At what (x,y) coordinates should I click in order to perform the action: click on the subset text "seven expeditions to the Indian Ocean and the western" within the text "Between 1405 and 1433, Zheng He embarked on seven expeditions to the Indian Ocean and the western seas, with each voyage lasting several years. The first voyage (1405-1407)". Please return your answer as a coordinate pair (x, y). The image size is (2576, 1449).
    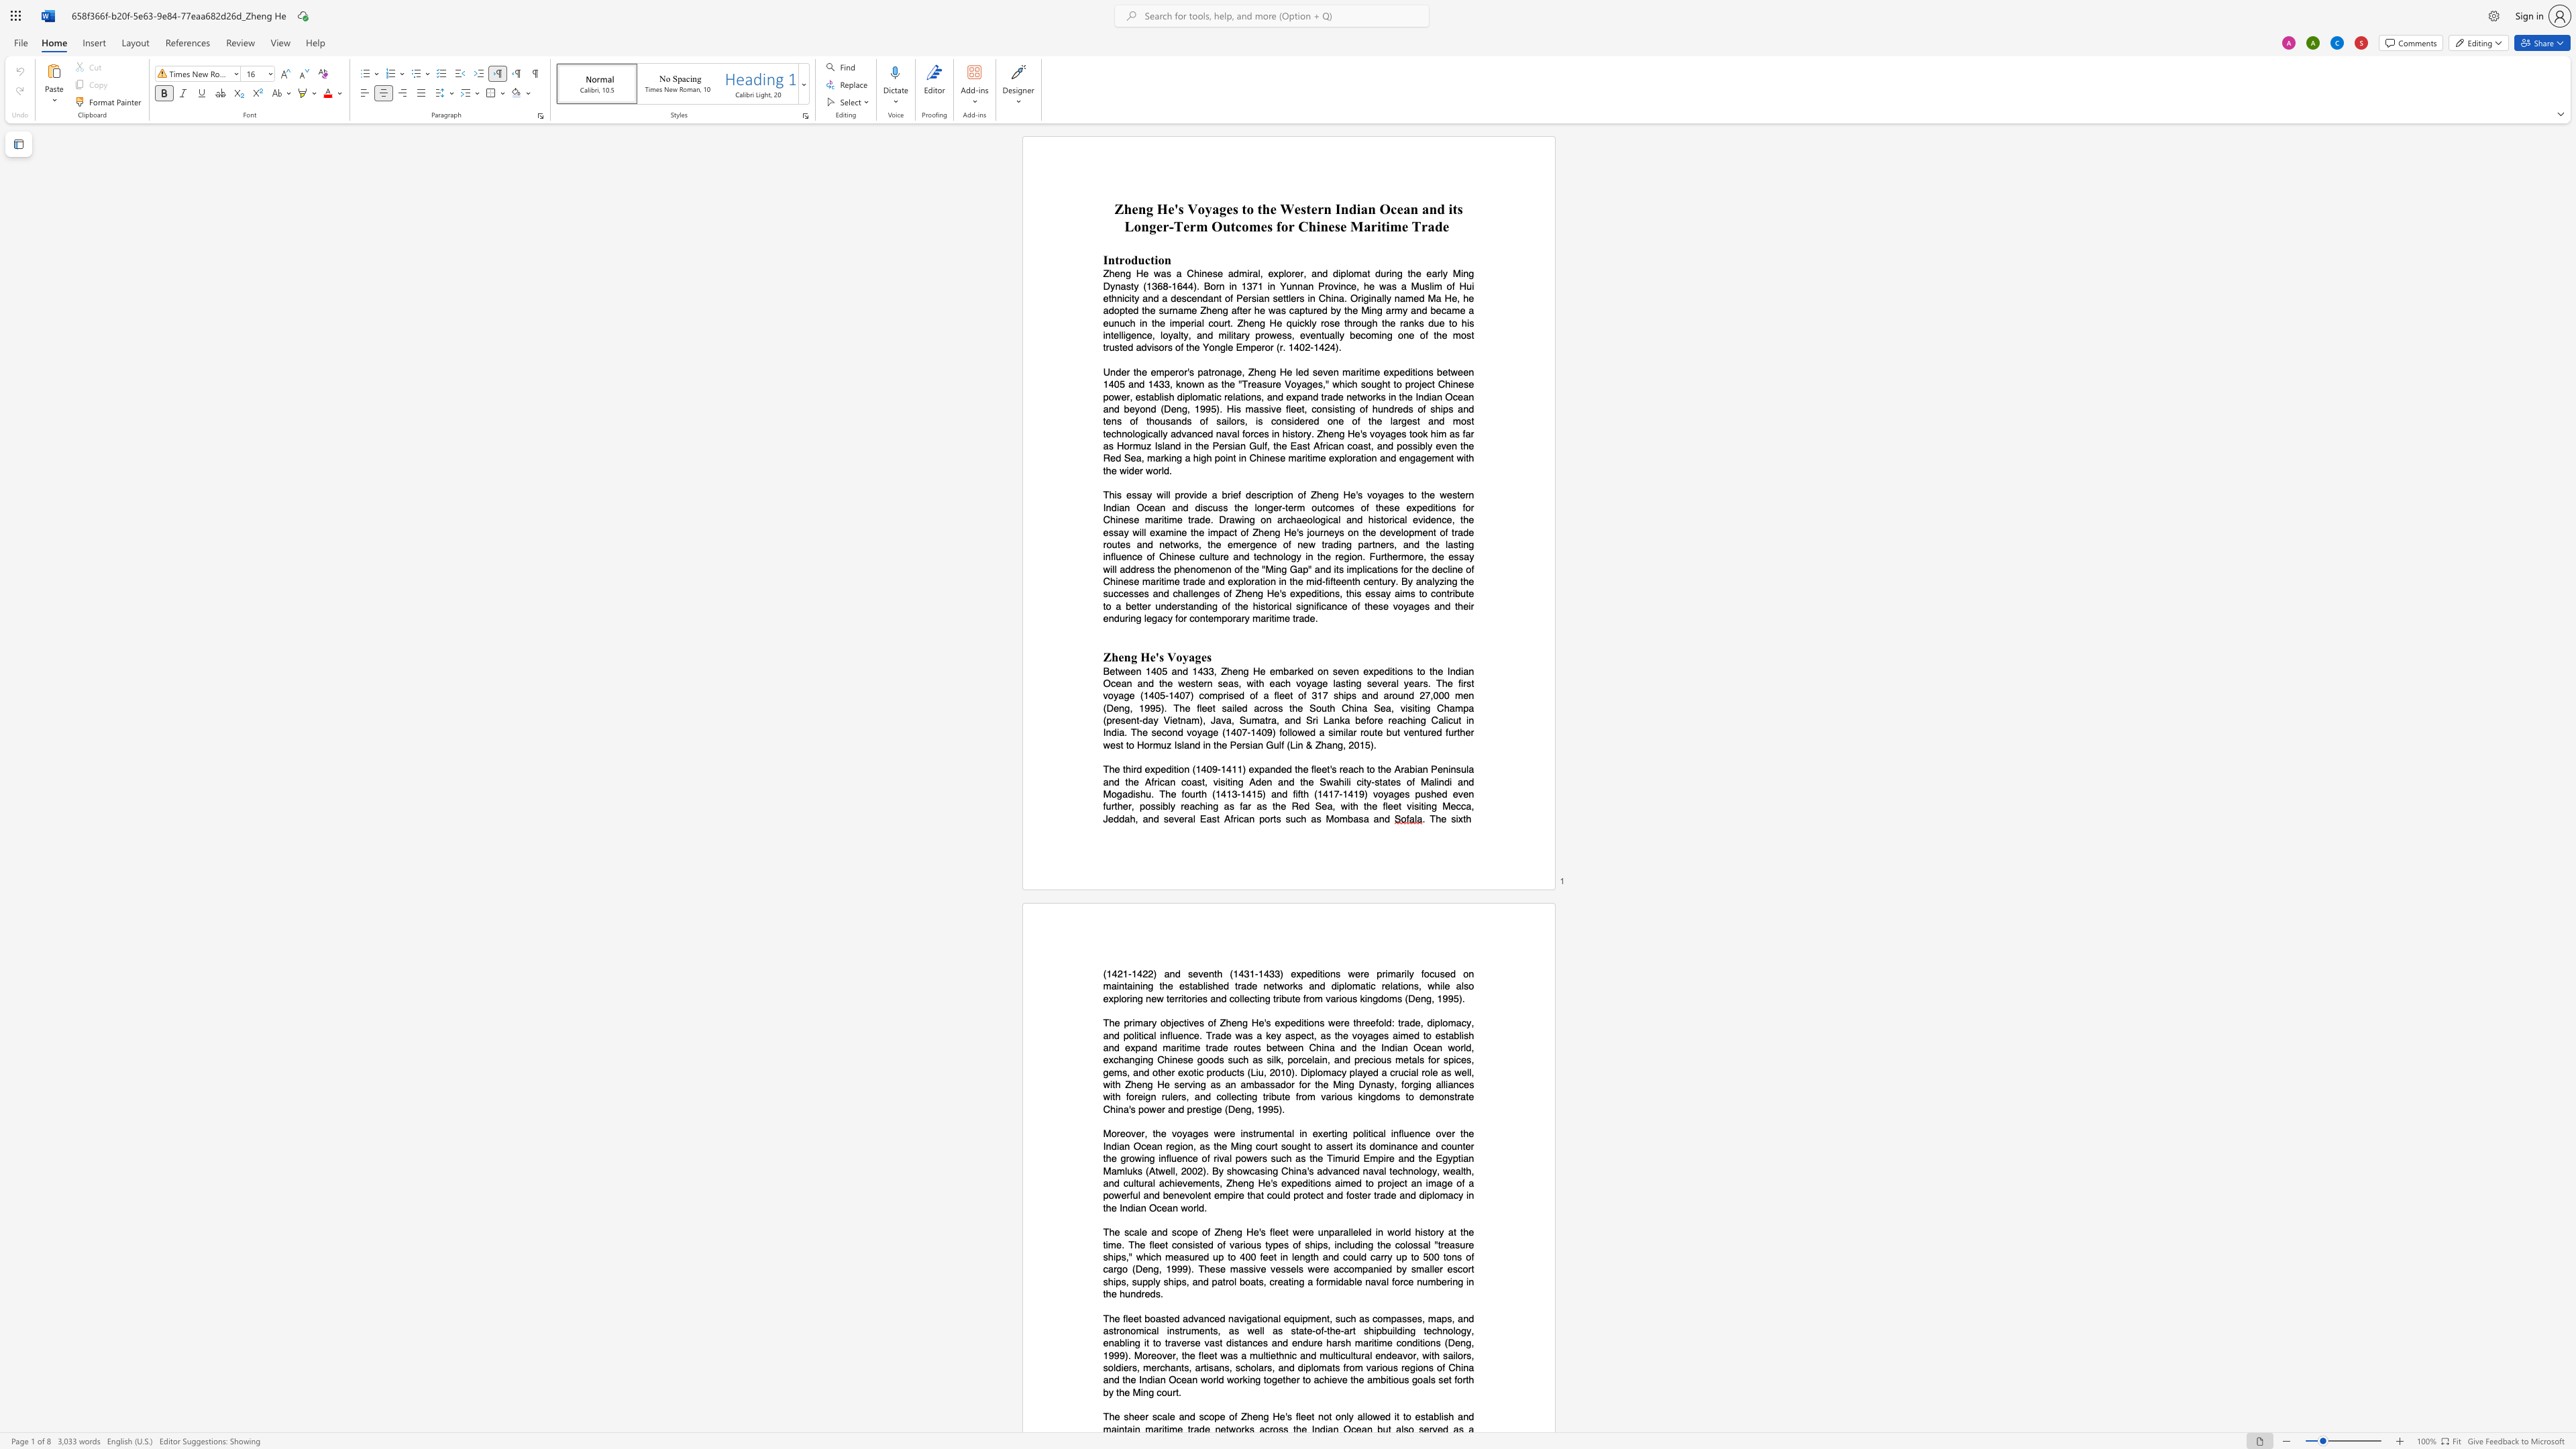
    Looking at the image, I should click on (1332, 670).